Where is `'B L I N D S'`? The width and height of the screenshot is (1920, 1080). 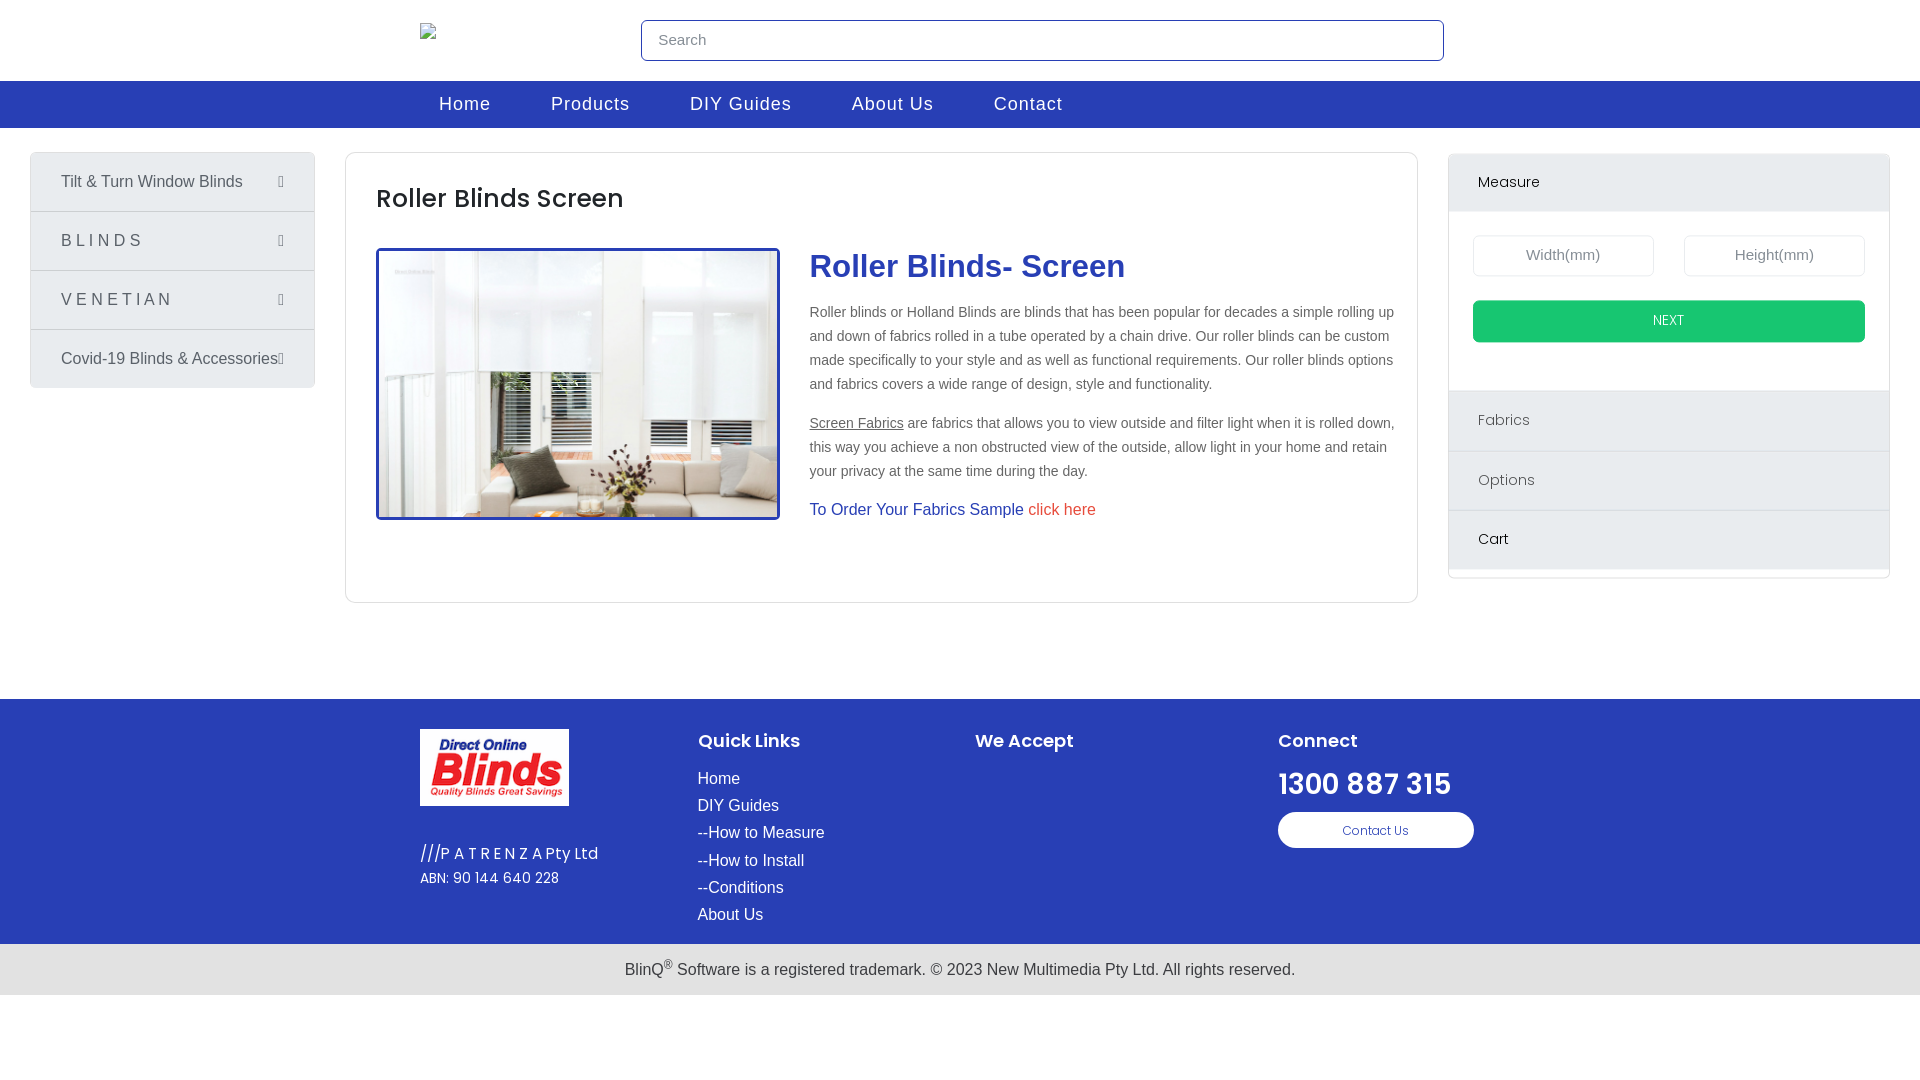
'B L I N D S' is located at coordinates (61, 239).